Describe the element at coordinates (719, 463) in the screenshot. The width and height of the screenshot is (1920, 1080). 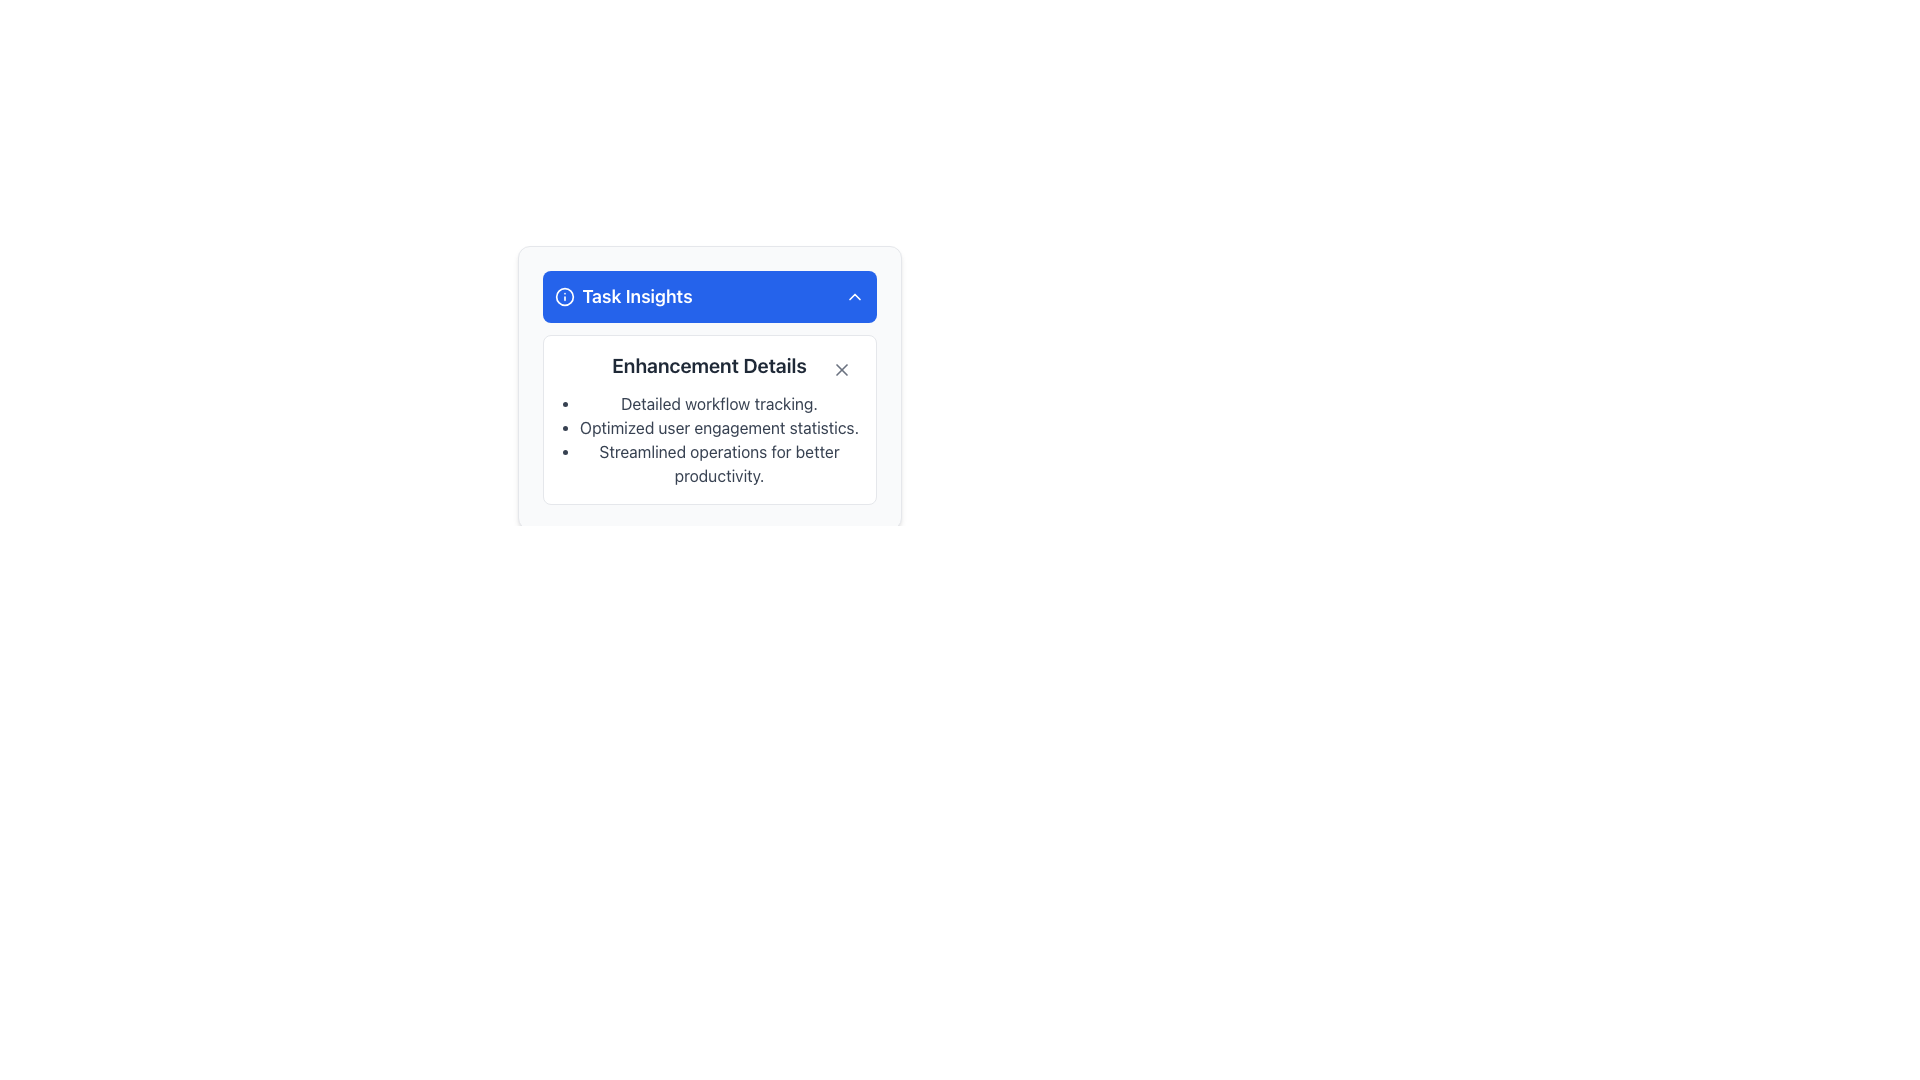
I see `text of the third bullet point in the list titled 'Enhancement Details', which displays the phrase 'Streamlined operations for better productivity.'` at that location.